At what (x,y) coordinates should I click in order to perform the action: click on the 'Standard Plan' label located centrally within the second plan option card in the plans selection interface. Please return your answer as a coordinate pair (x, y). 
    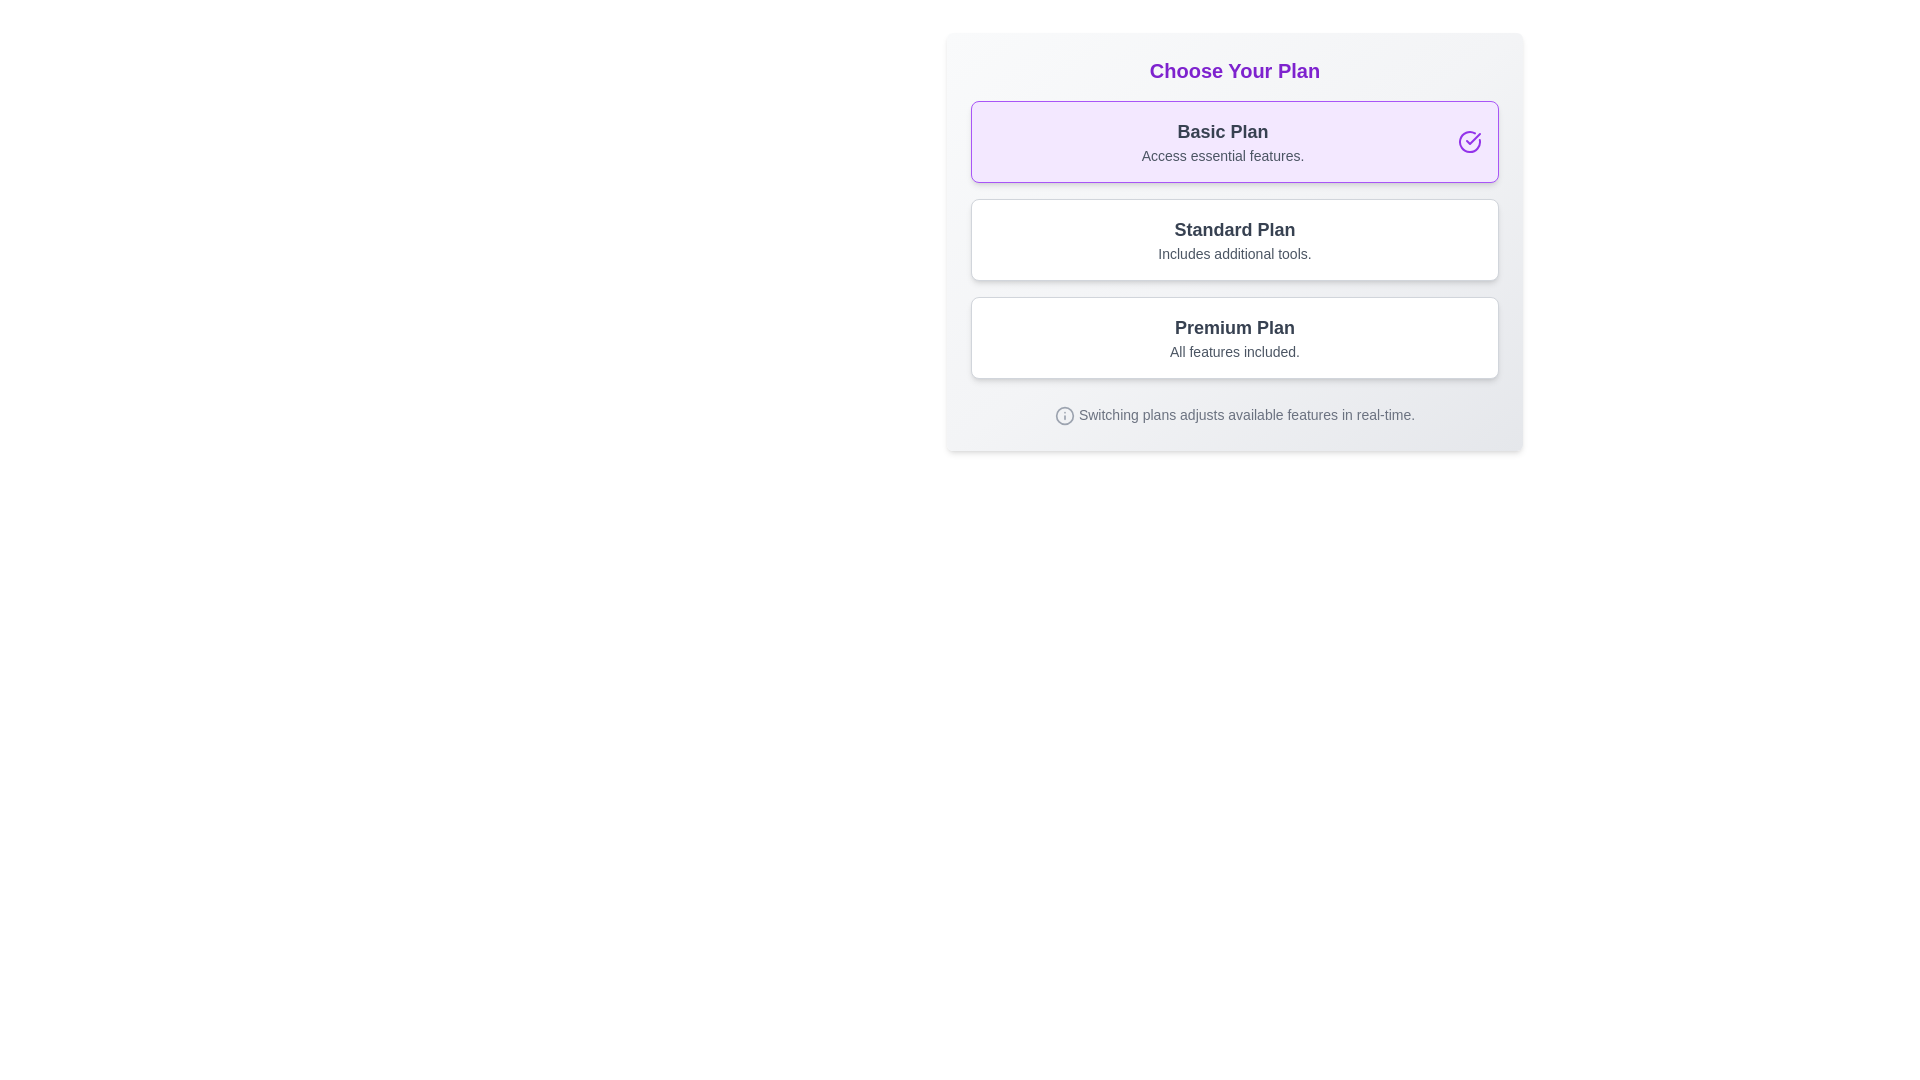
    Looking at the image, I should click on (1233, 229).